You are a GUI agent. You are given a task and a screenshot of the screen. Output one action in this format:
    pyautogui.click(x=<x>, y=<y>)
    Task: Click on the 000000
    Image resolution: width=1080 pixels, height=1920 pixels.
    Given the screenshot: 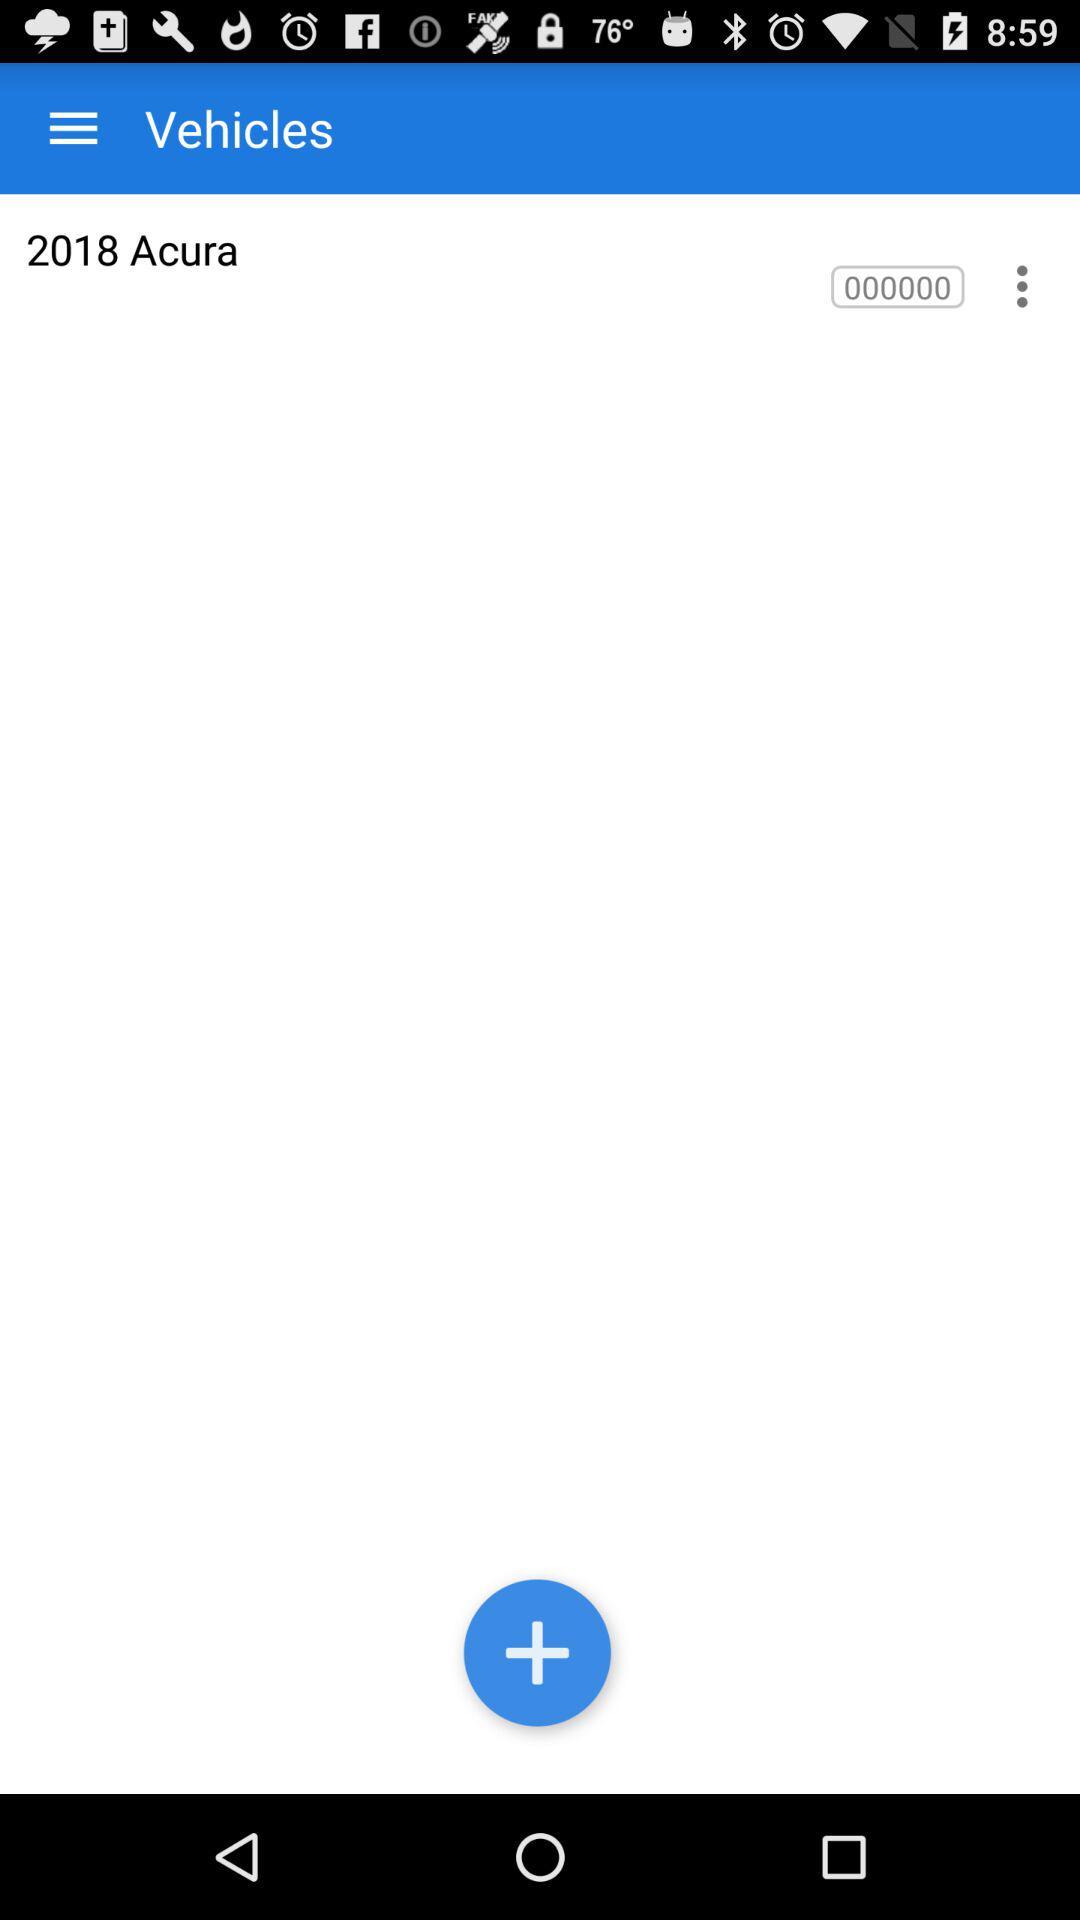 What is the action you would take?
    pyautogui.click(x=896, y=285)
    